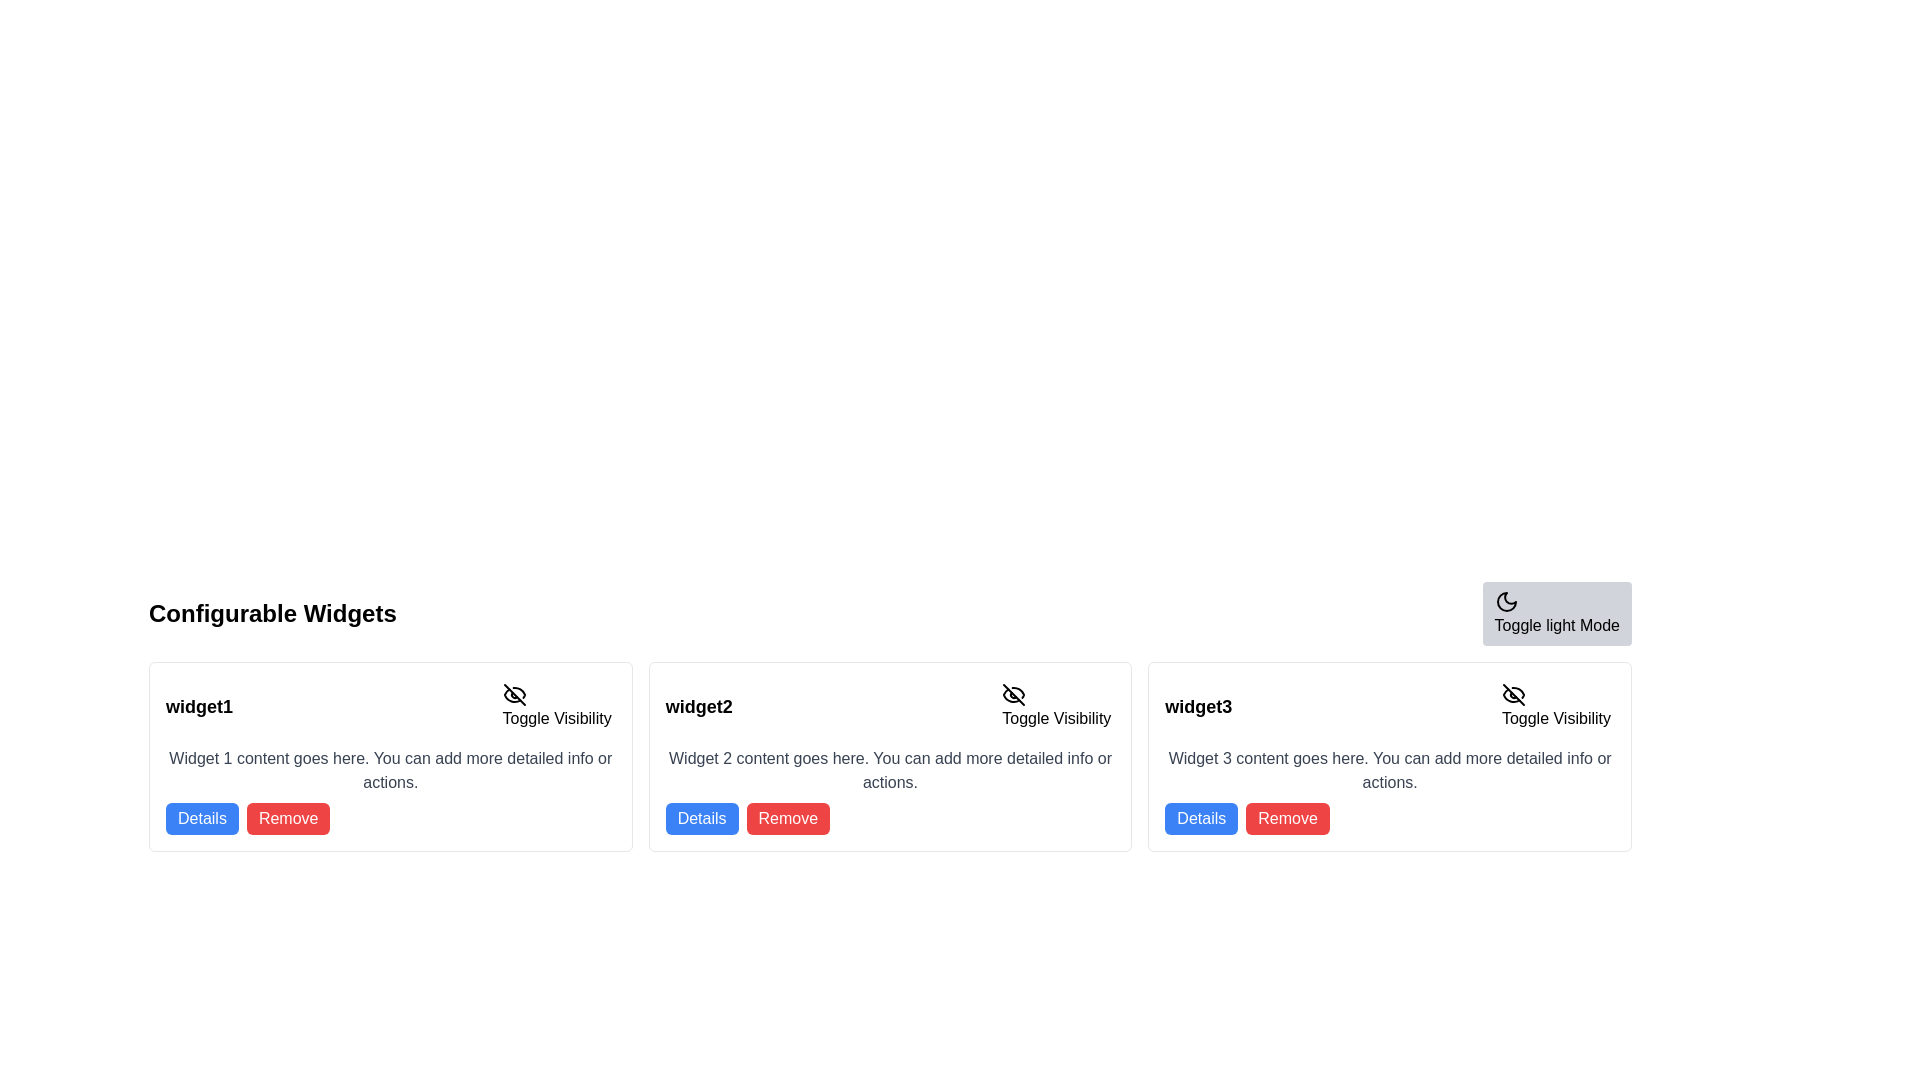  What do you see at coordinates (1556, 612) in the screenshot?
I see `the toggle button located at the top-right corner of the 'Configurable Widgets' section to switch between light and dark modes` at bounding box center [1556, 612].